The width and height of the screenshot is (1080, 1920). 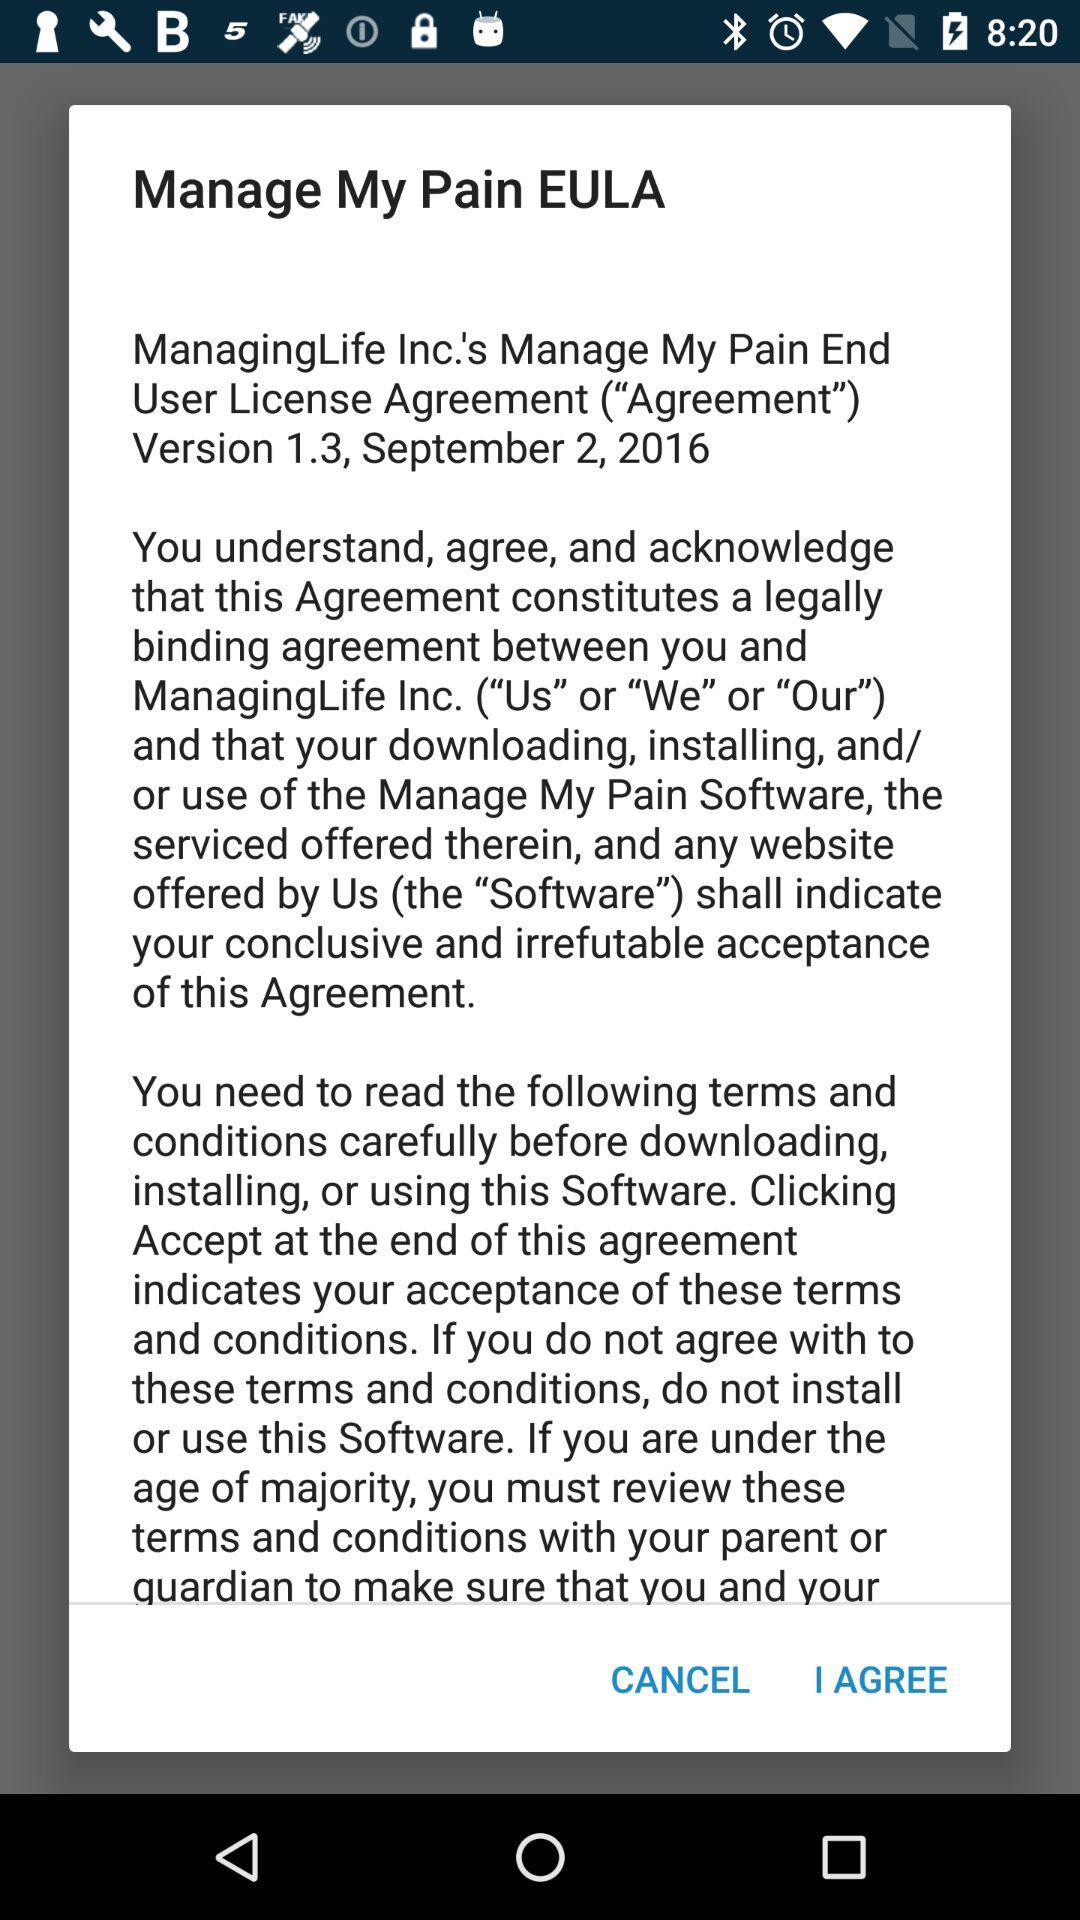 I want to click on the icon at the bottom right corner, so click(x=879, y=1678).